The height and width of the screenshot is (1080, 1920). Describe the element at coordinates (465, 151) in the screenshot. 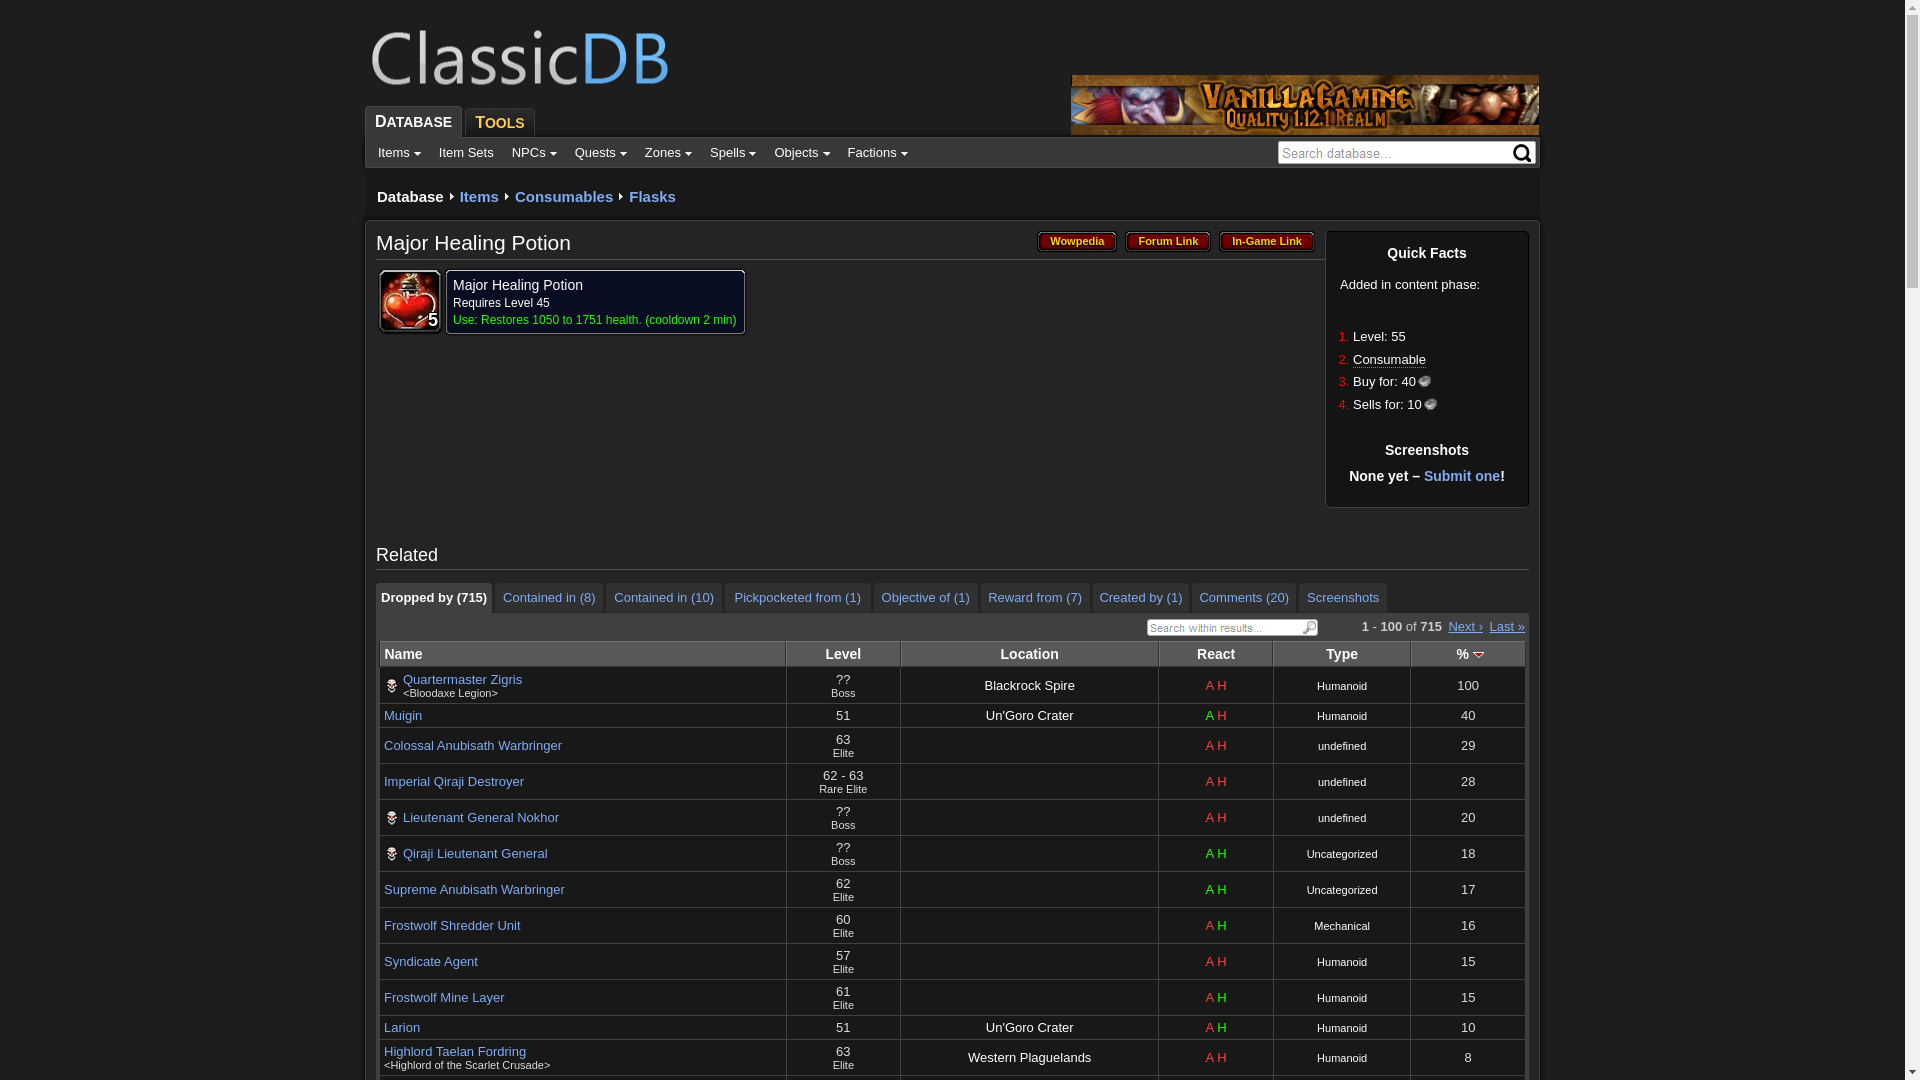

I see `'Item Sets'` at that location.